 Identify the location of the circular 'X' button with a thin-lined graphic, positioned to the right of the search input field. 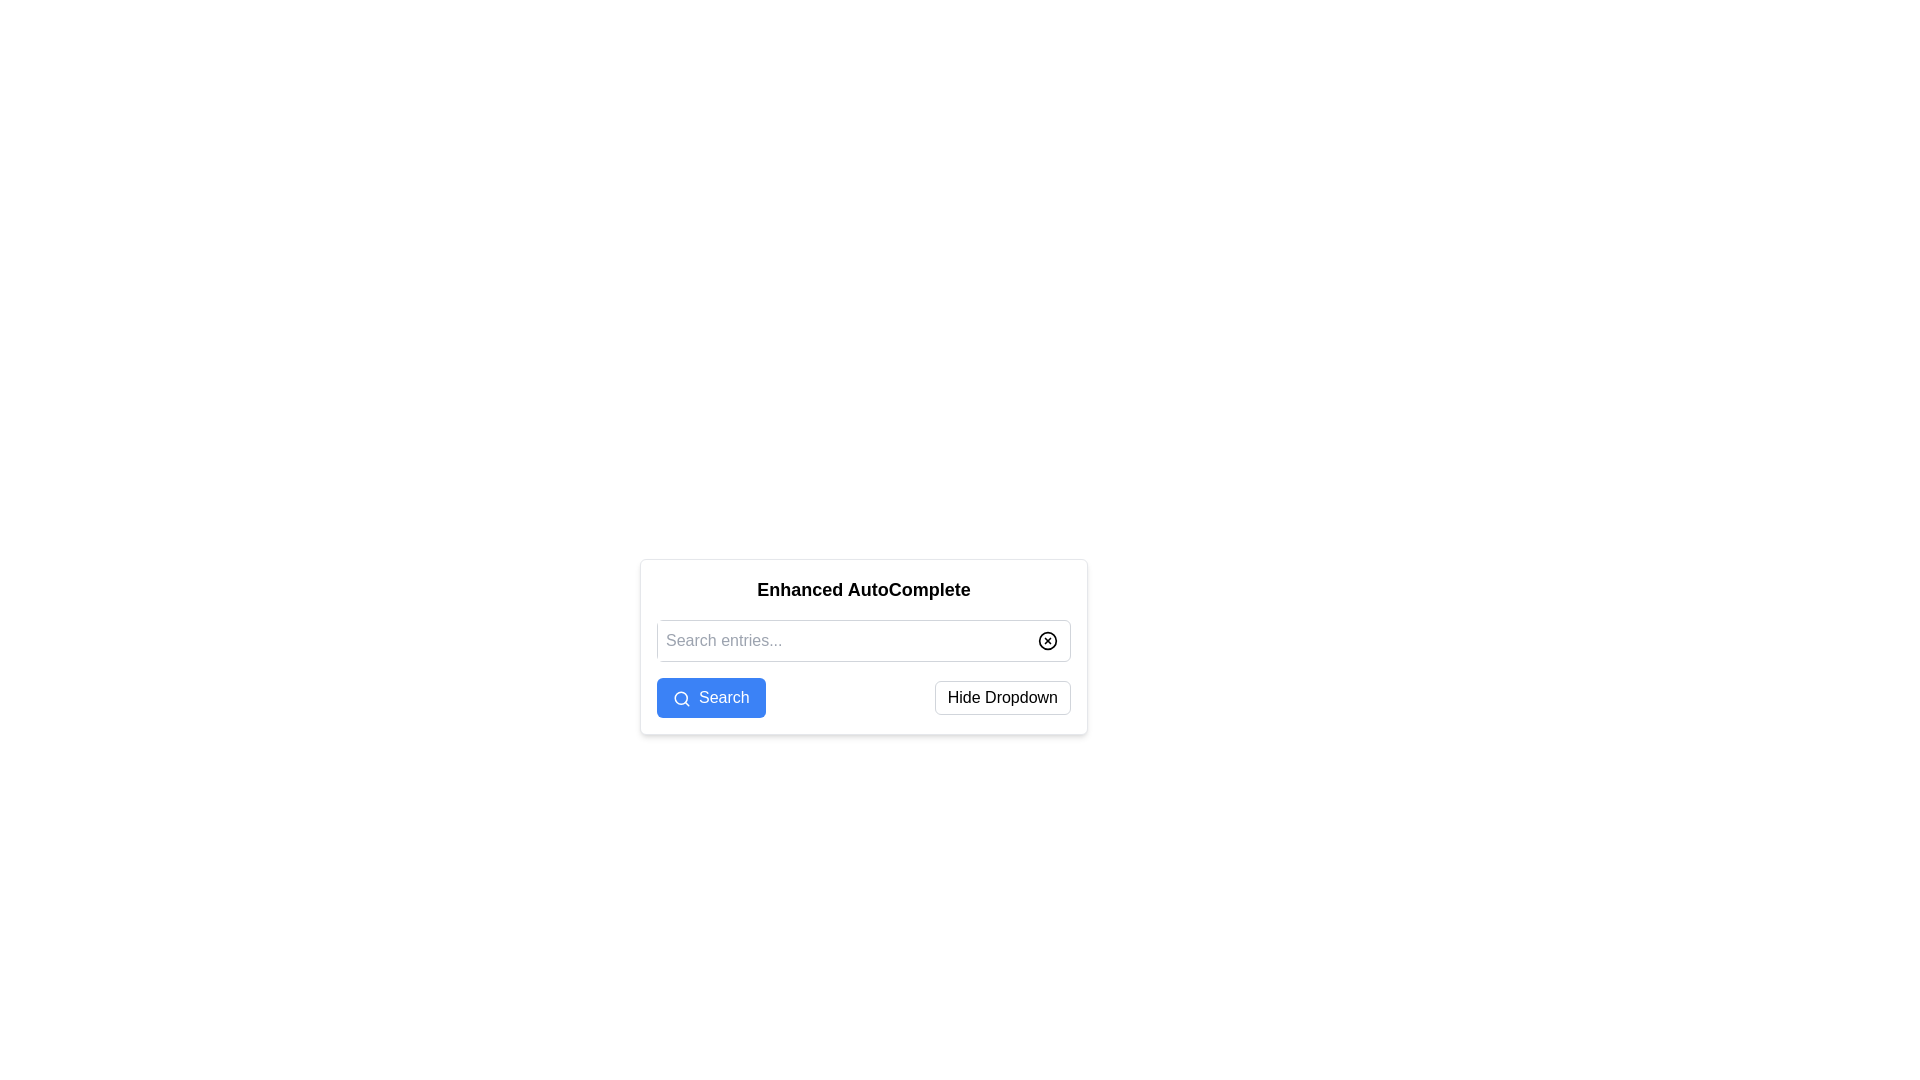
(1046, 640).